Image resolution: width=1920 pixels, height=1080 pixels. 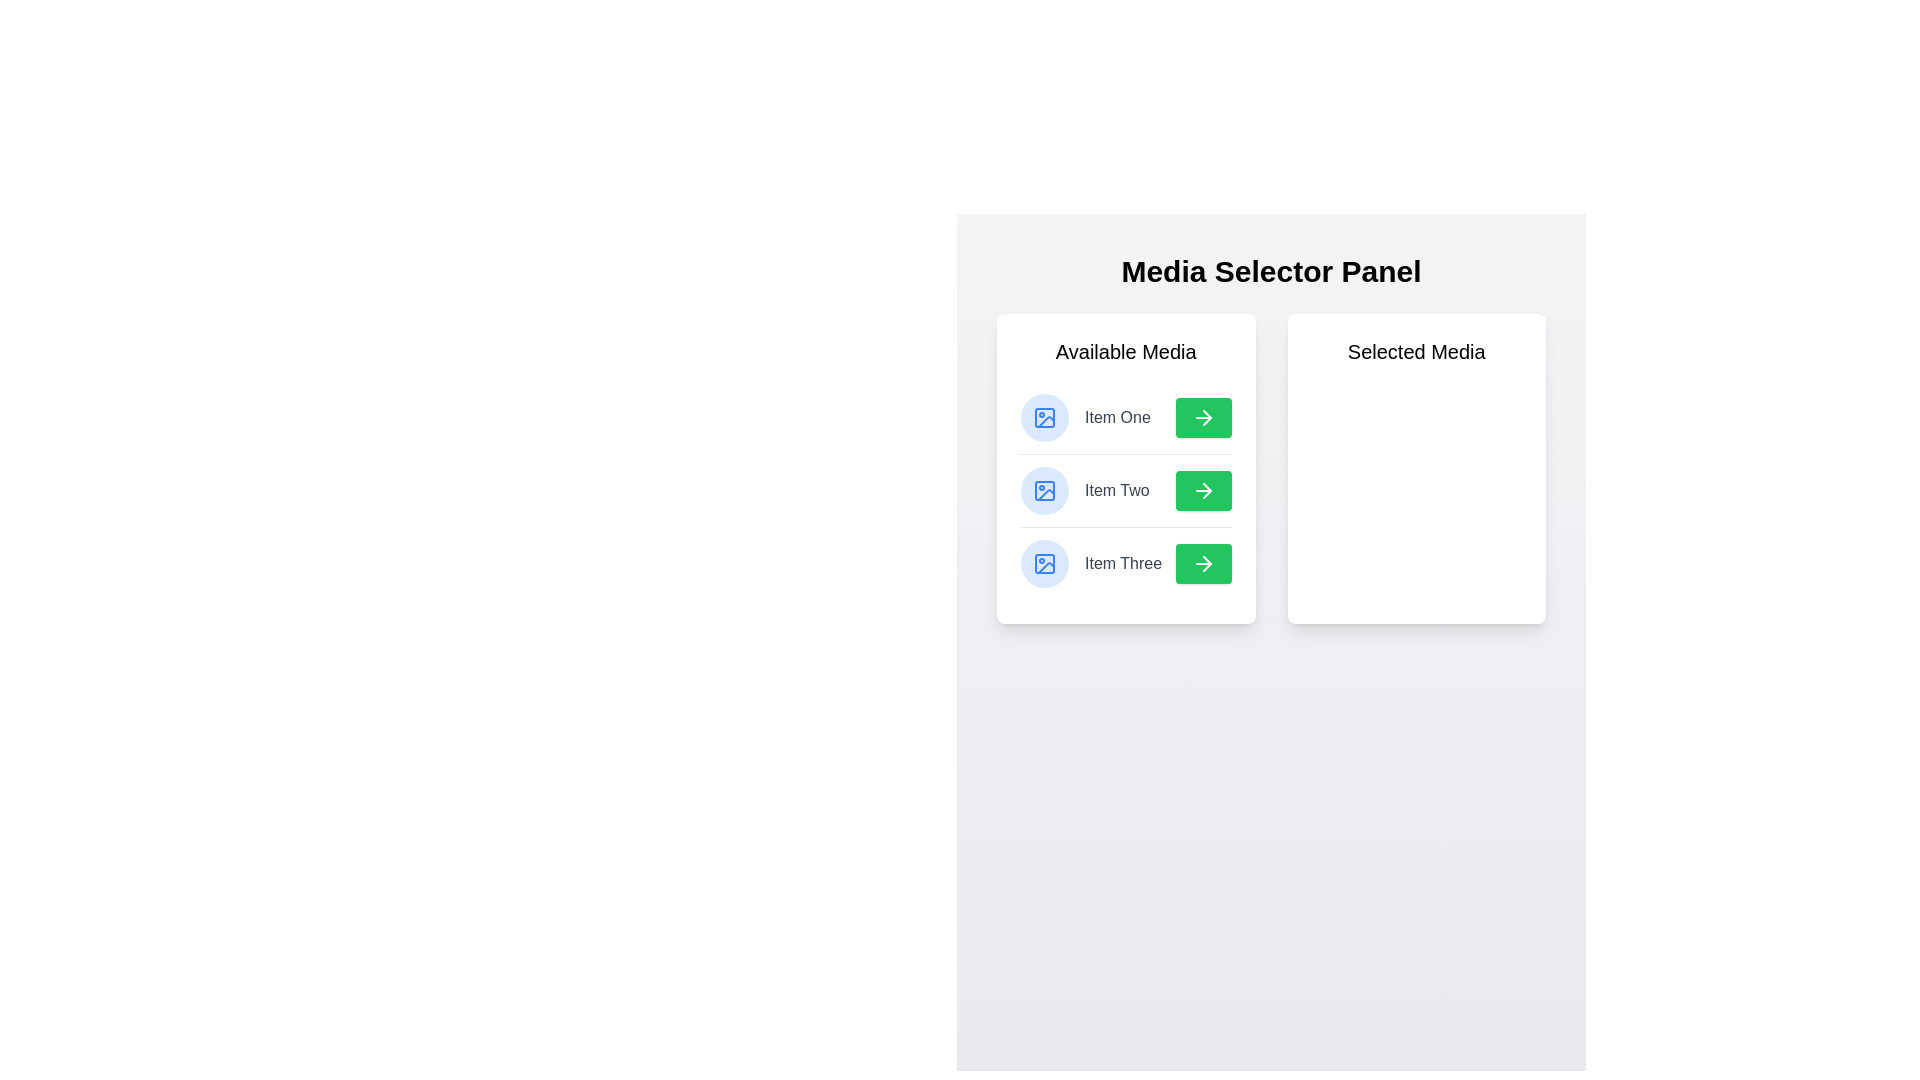 What do you see at coordinates (1202, 490) in the screenshot?
I see `the arrow icon inside the green button labeled 'Available Media' that corresponds to 'Item Two'` at bounding box center [1202, 490].